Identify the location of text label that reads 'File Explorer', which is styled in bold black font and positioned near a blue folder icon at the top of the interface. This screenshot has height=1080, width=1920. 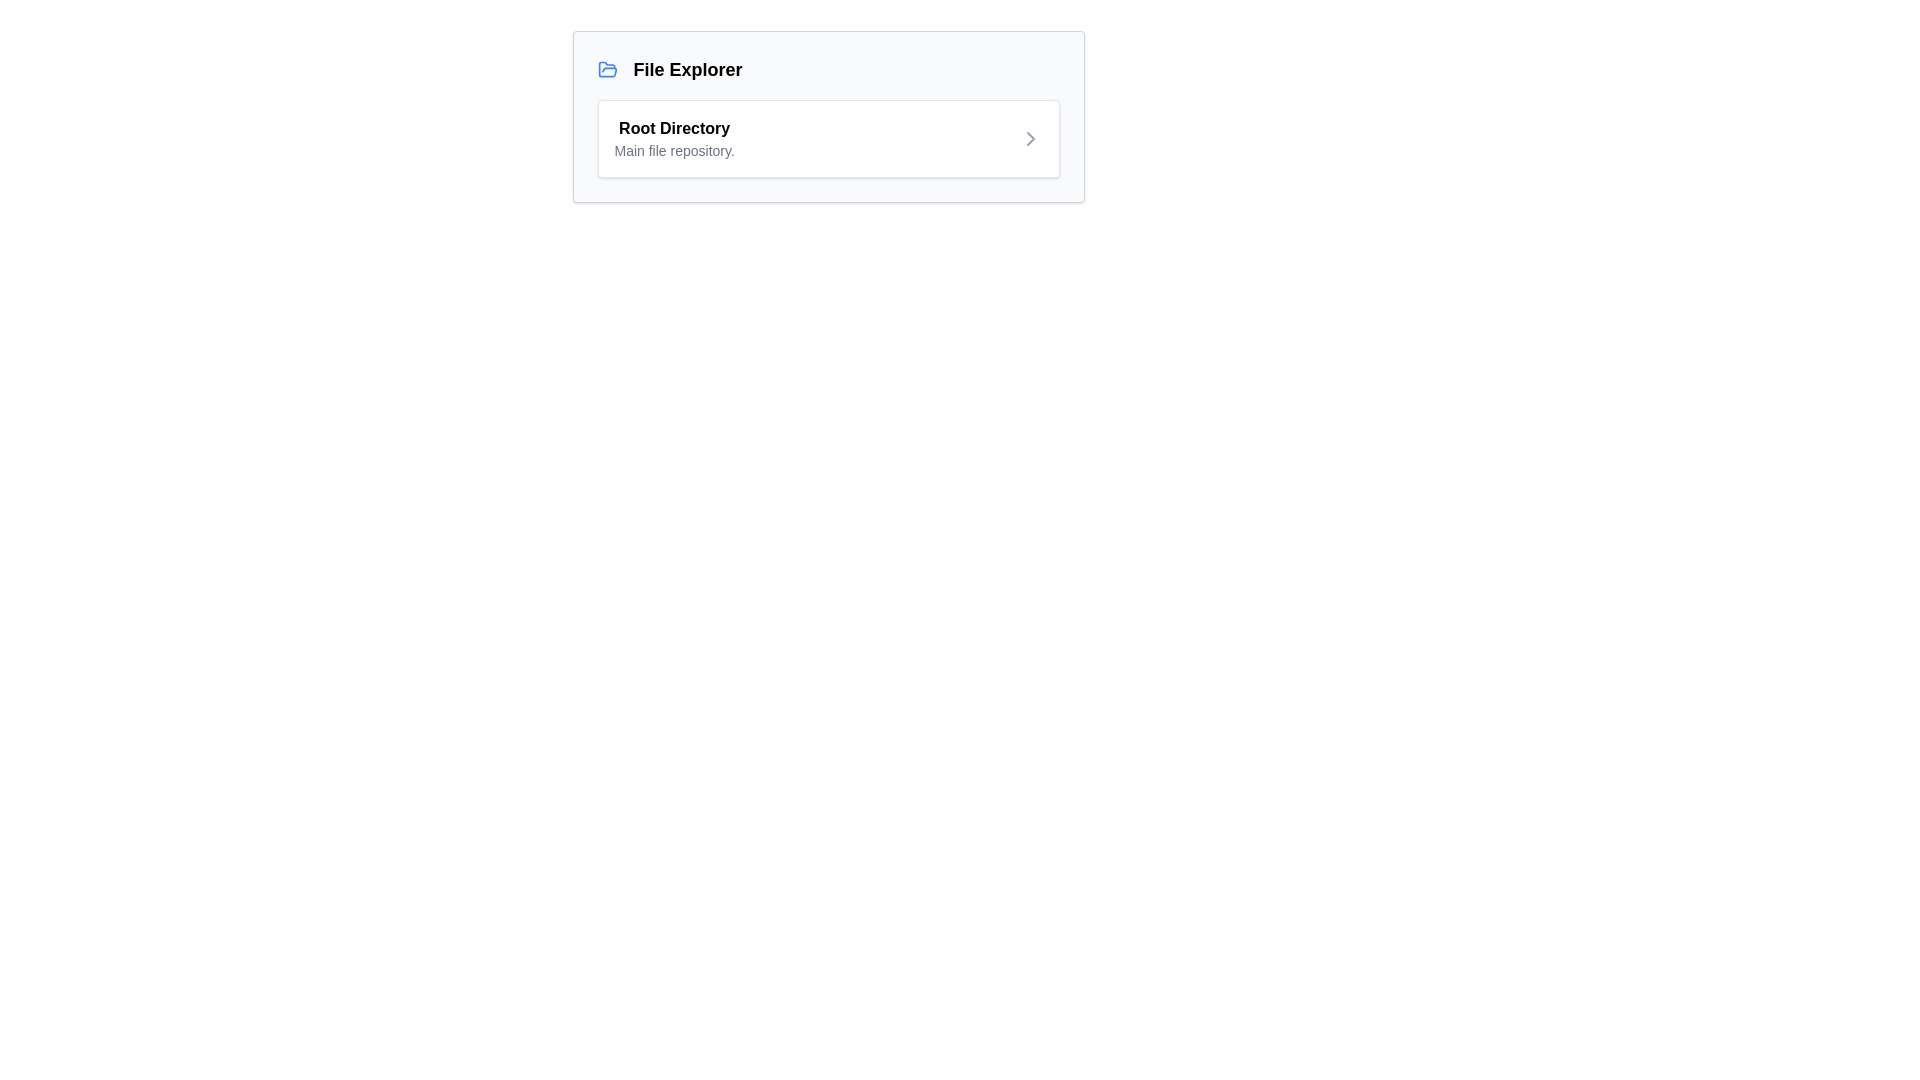
(687, 68).